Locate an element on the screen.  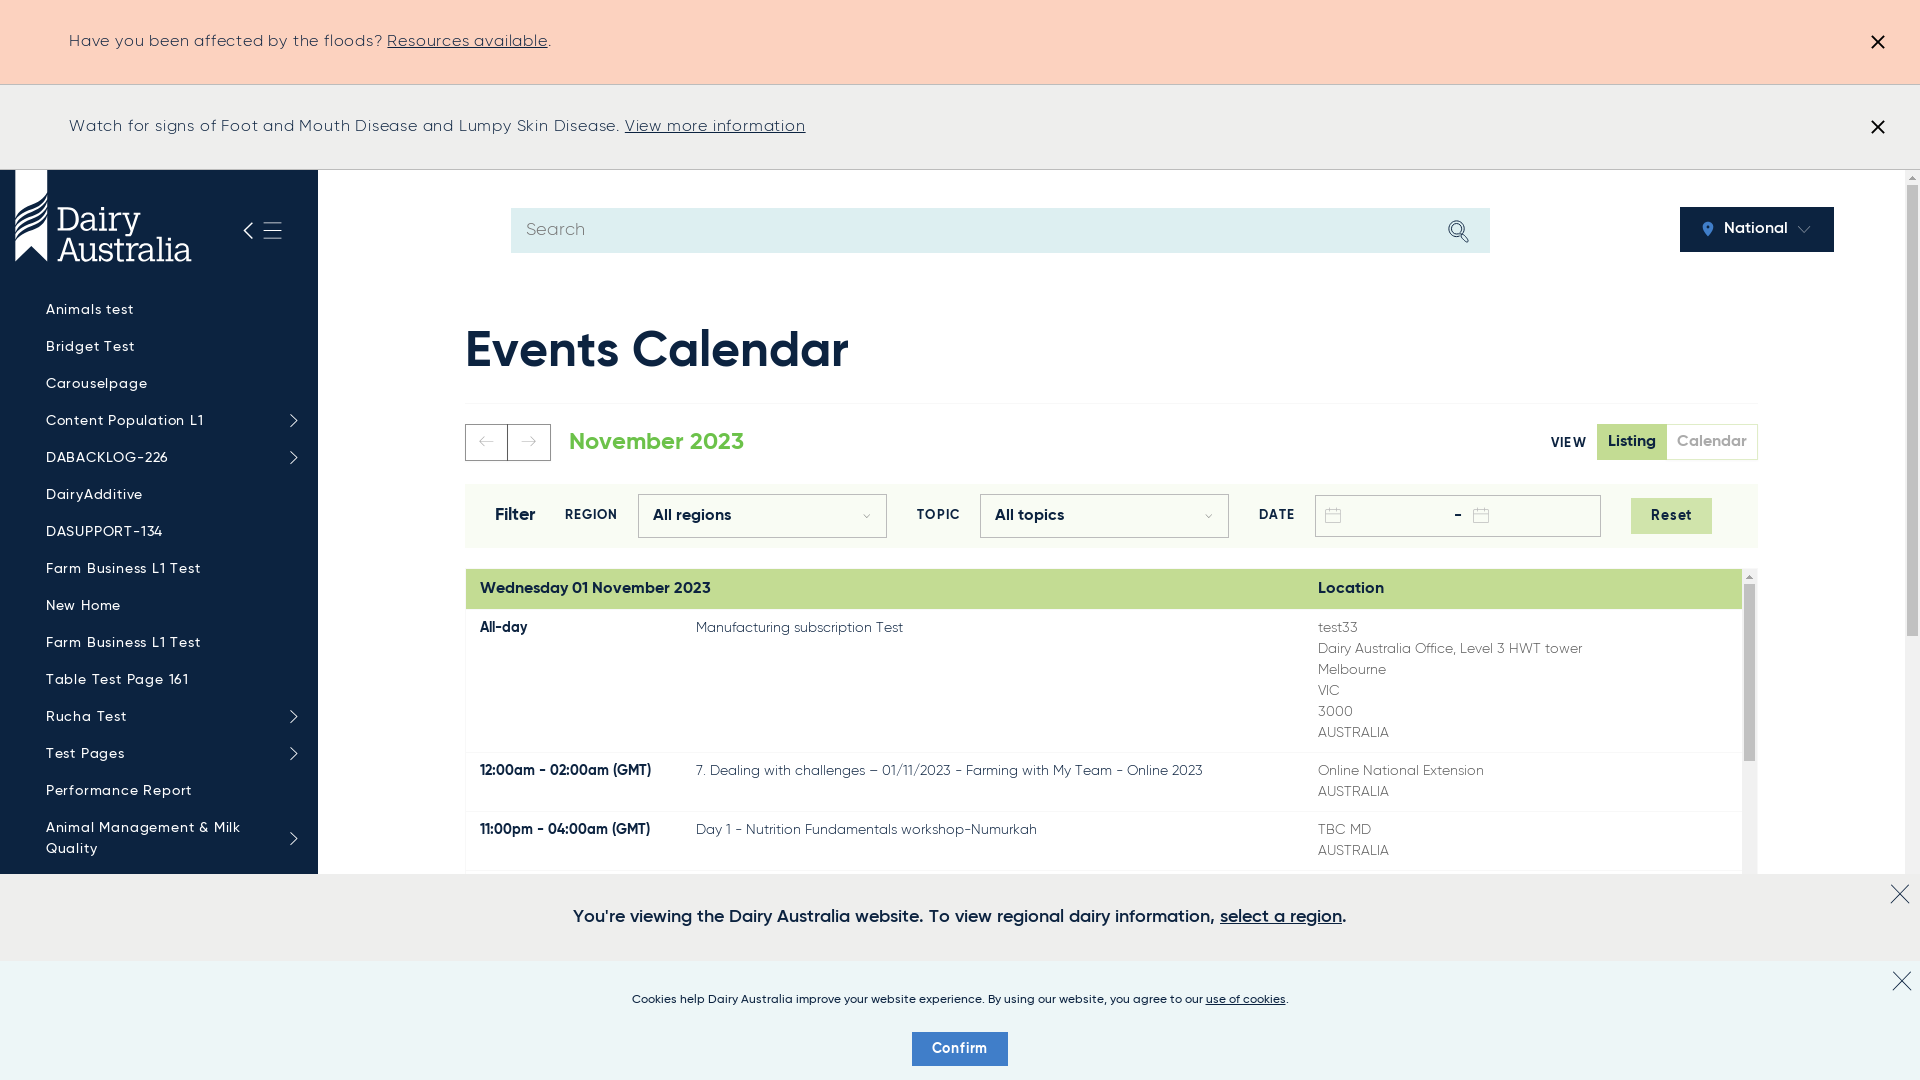
'Reset' is located at coordinates (1671, 515).